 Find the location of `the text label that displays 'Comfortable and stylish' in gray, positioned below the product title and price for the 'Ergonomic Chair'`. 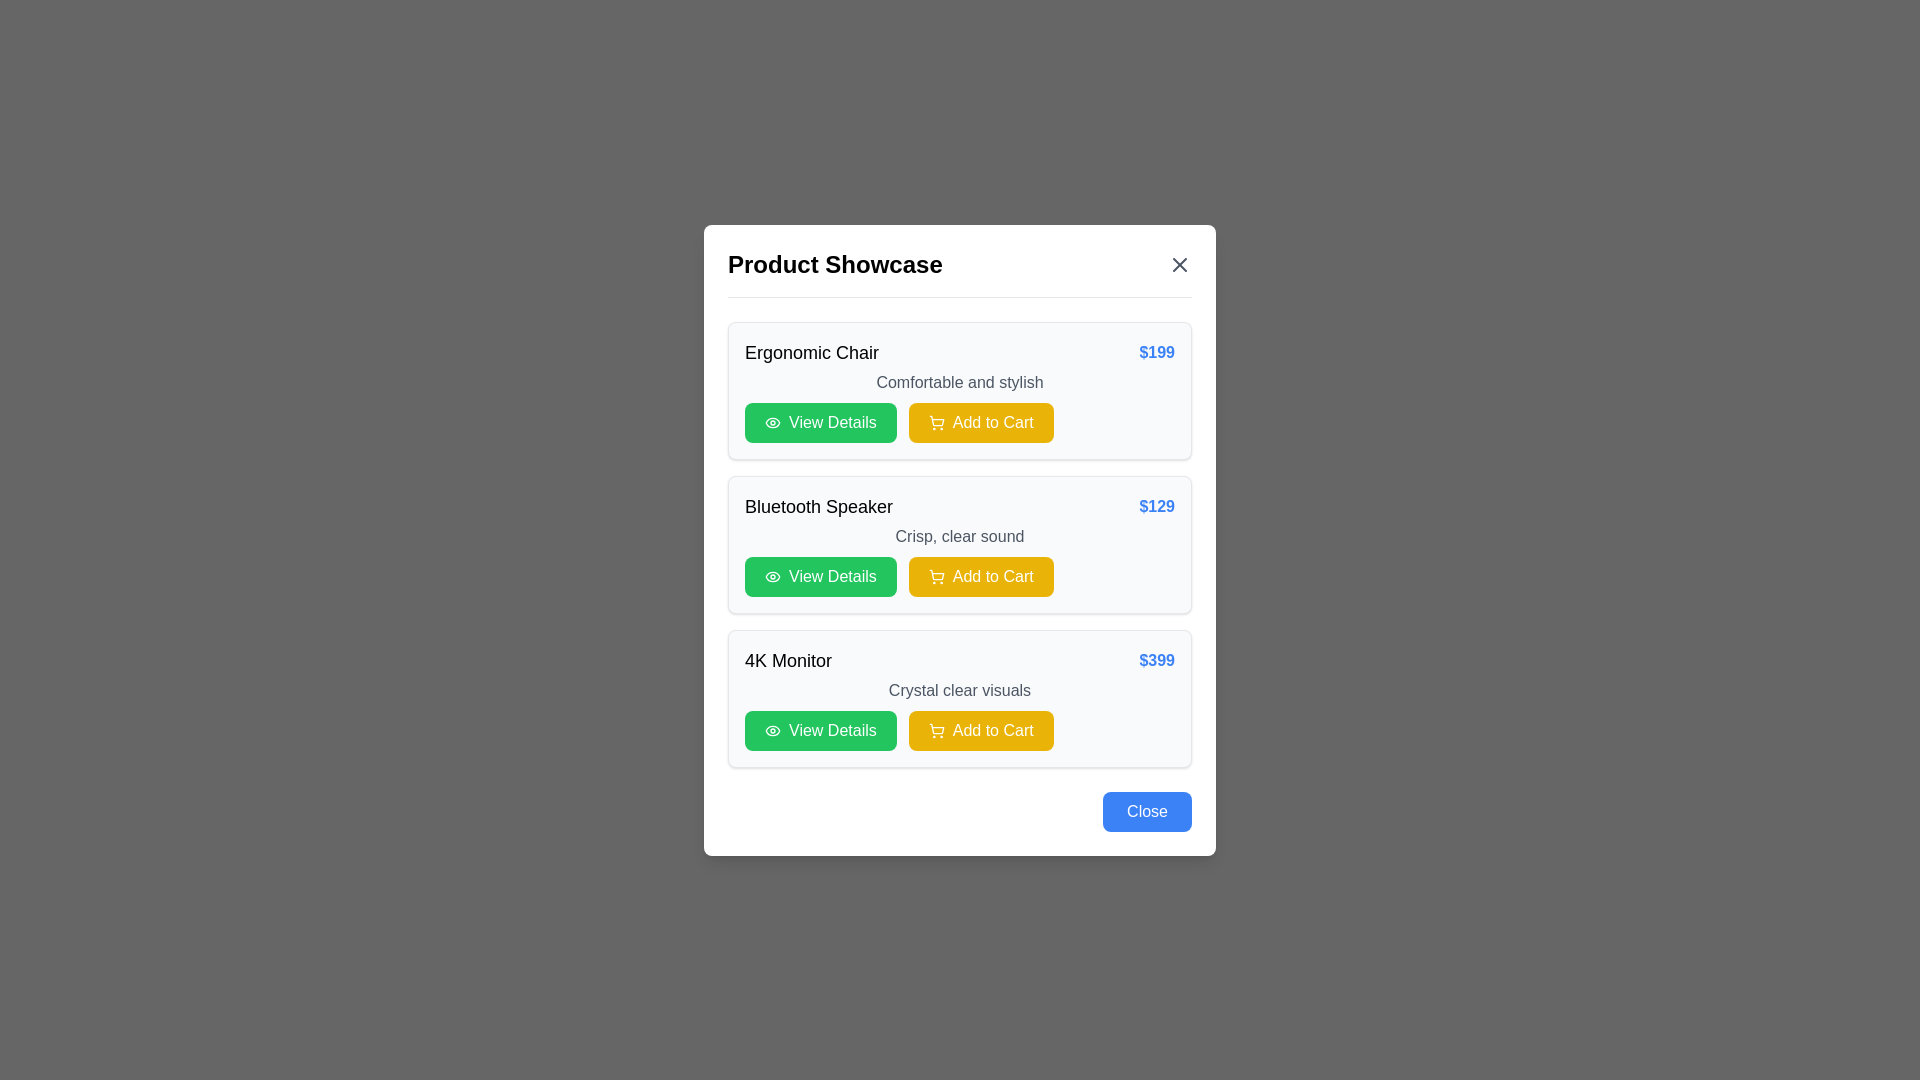

the text label that displays 'Comfortable and stylish' in gray, positioned below the product title and price for the 'Ergonomic Chair' is located at coordinates (960, 382).